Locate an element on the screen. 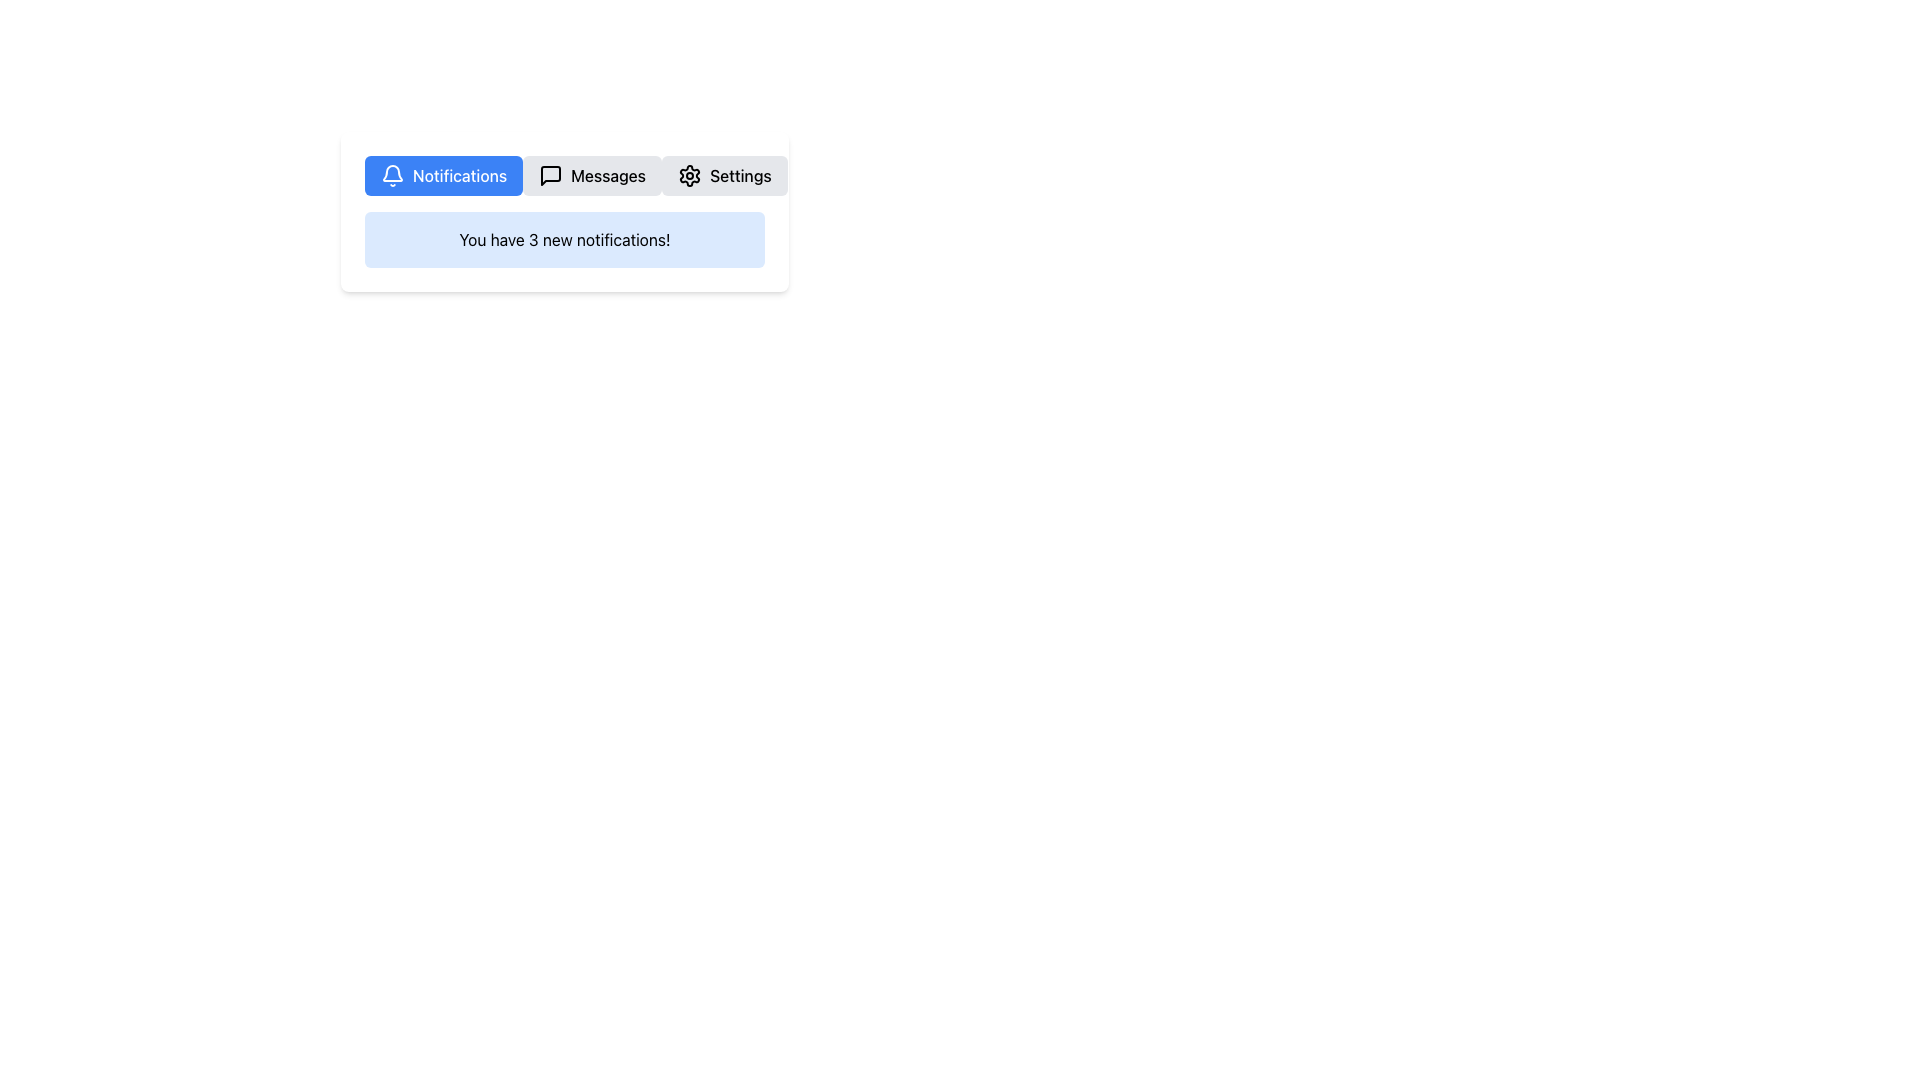  the 'Messages' icon located in the navigation menu at the top center of the window is located at coordinates (551, 175).